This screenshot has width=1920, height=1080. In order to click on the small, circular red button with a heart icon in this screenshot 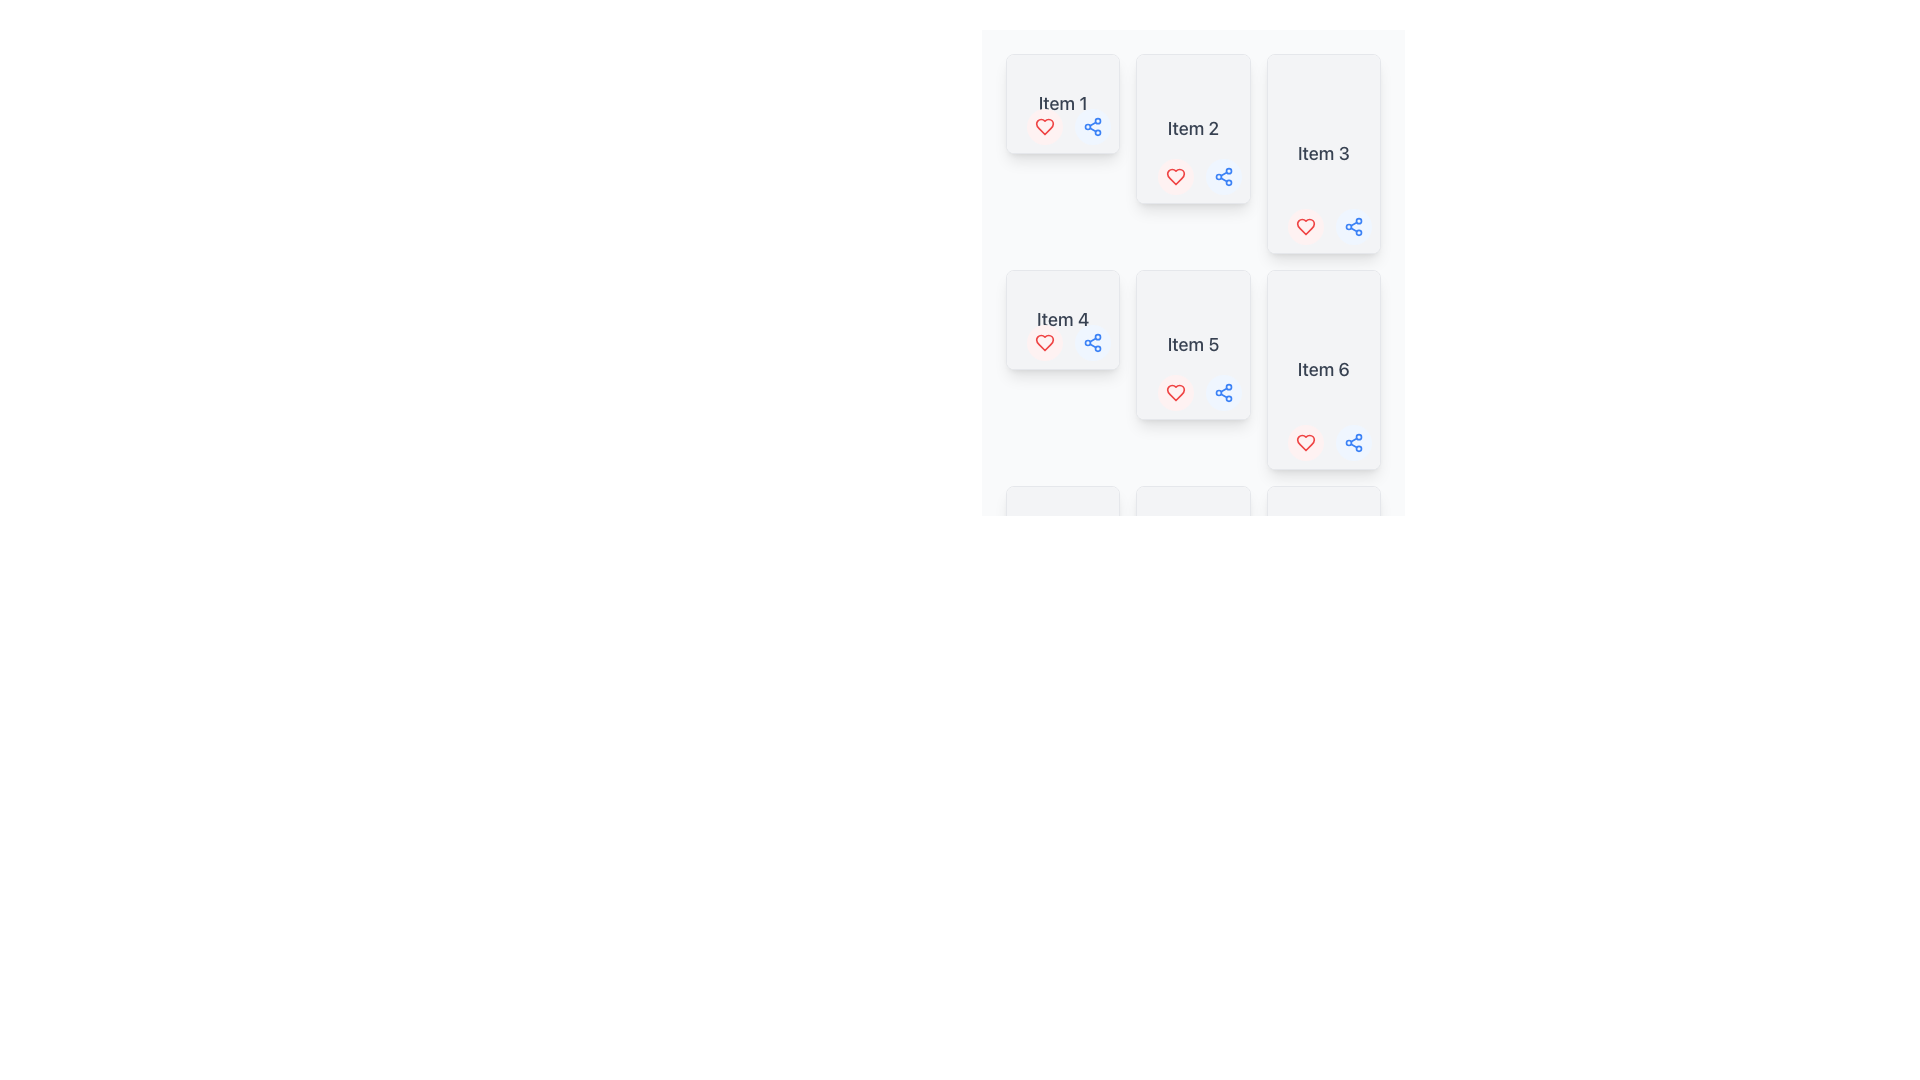, I will do `click(1305, 659)`.